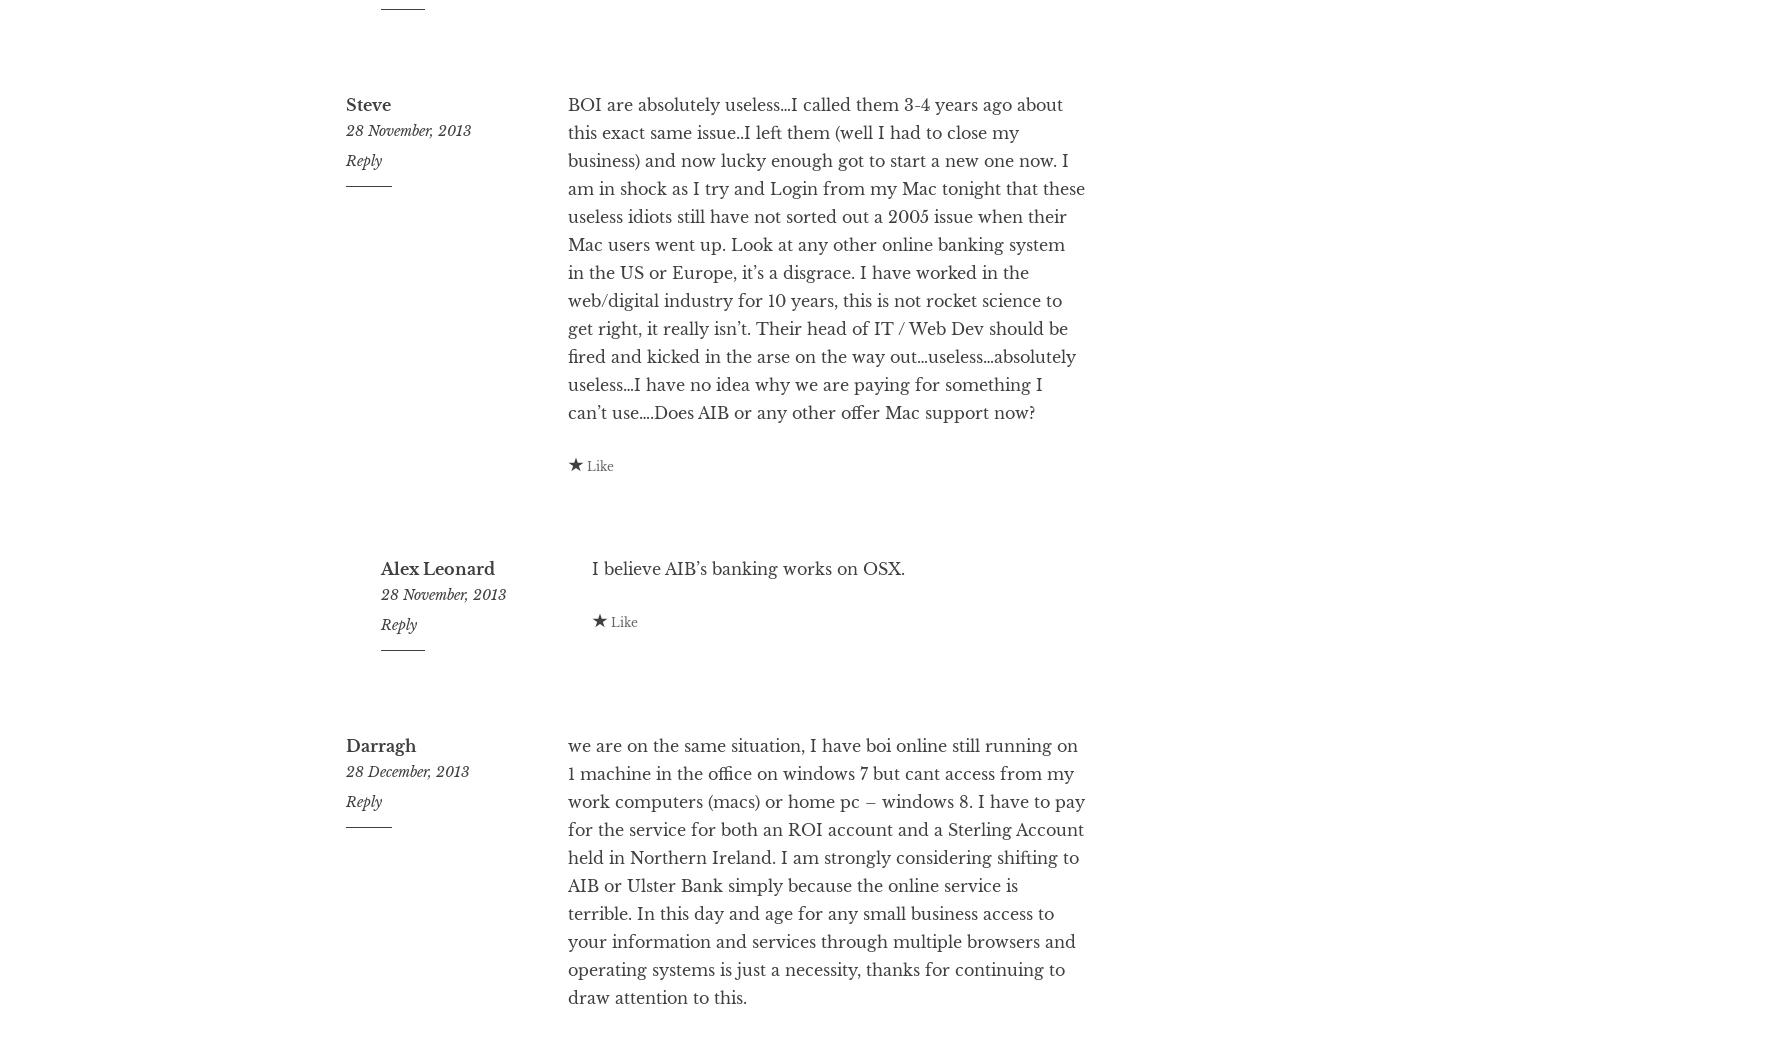 Image resolution: width=1780 pixels, height=1037 pixels. What do you see at coordinates (565, 337) in the screenshot?
I see `'BOI are absolutely useless…I called them 3-4 years ago about this exact same issue..I left them (well I had to close my business) and now lucky enough got to start a new one now. I am in shock as I try and Login from my Mac tonight that these useless idiots still have not sorted out a 2005 issue when their Mac users went up. Look at any other online banking system in the US or Europe, it’s a disgrace. I have worked in the web/digital industry for 10 years, this is not rocket science to get right, it really isn’t. Their head of IT / Web Dev should be fired and kicked in the arse on the way out…useless…absolutely useless…I have no idea why we are paying for something I can’t use….Does AIB or any other offer Mac support now?'` at bounding box center [565, 337].